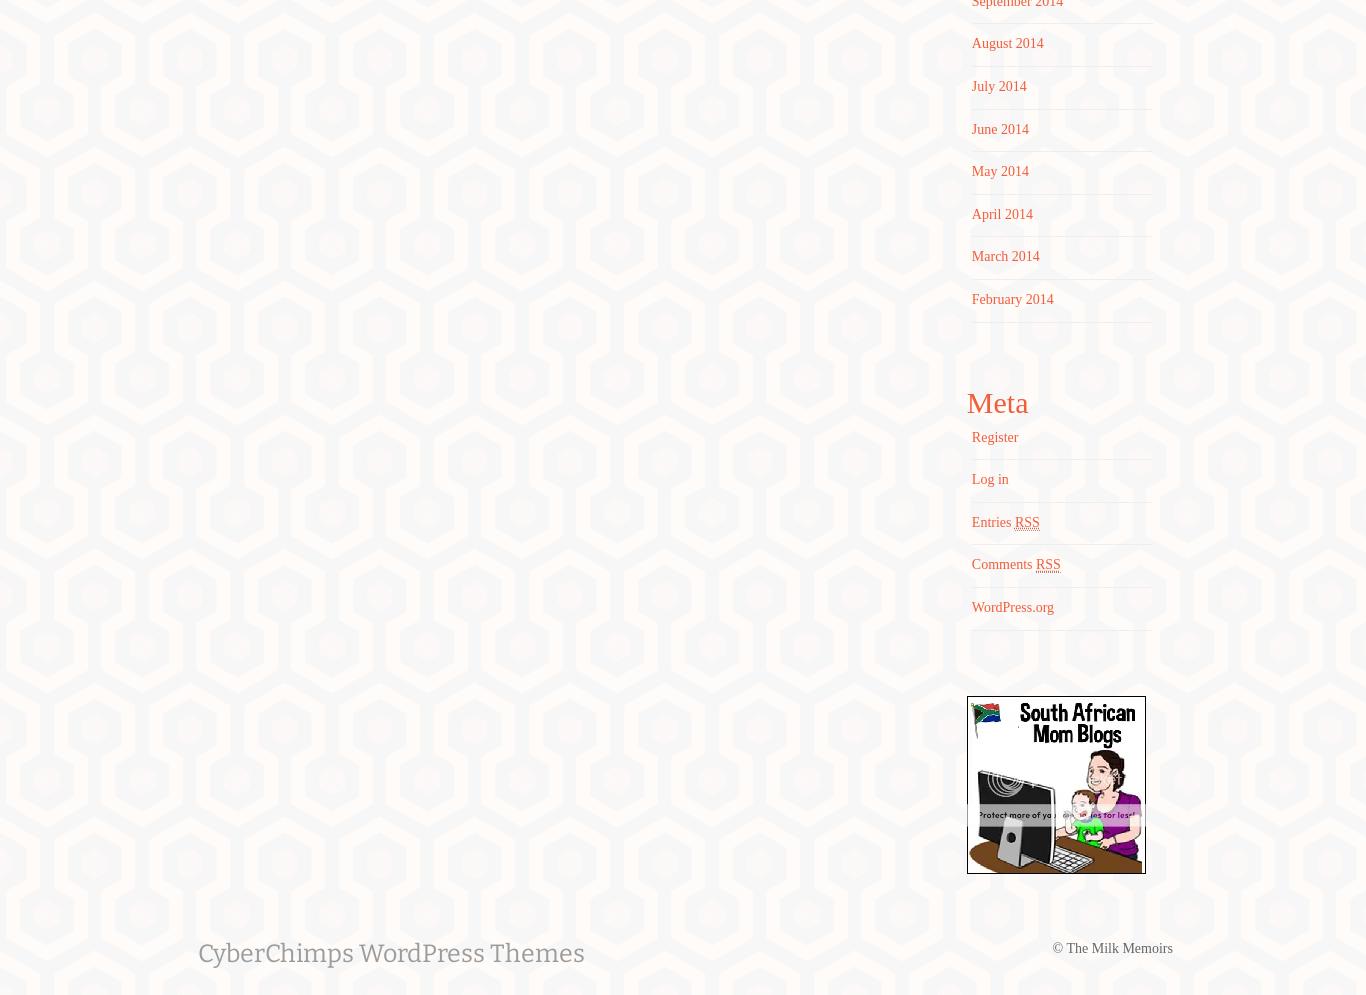 This screenshot has height=995, width=1366. What do you see at coordinates (1012, 606) in the screenshot?
I see `'WordPress.org'` at bounding box center [1012, 606].